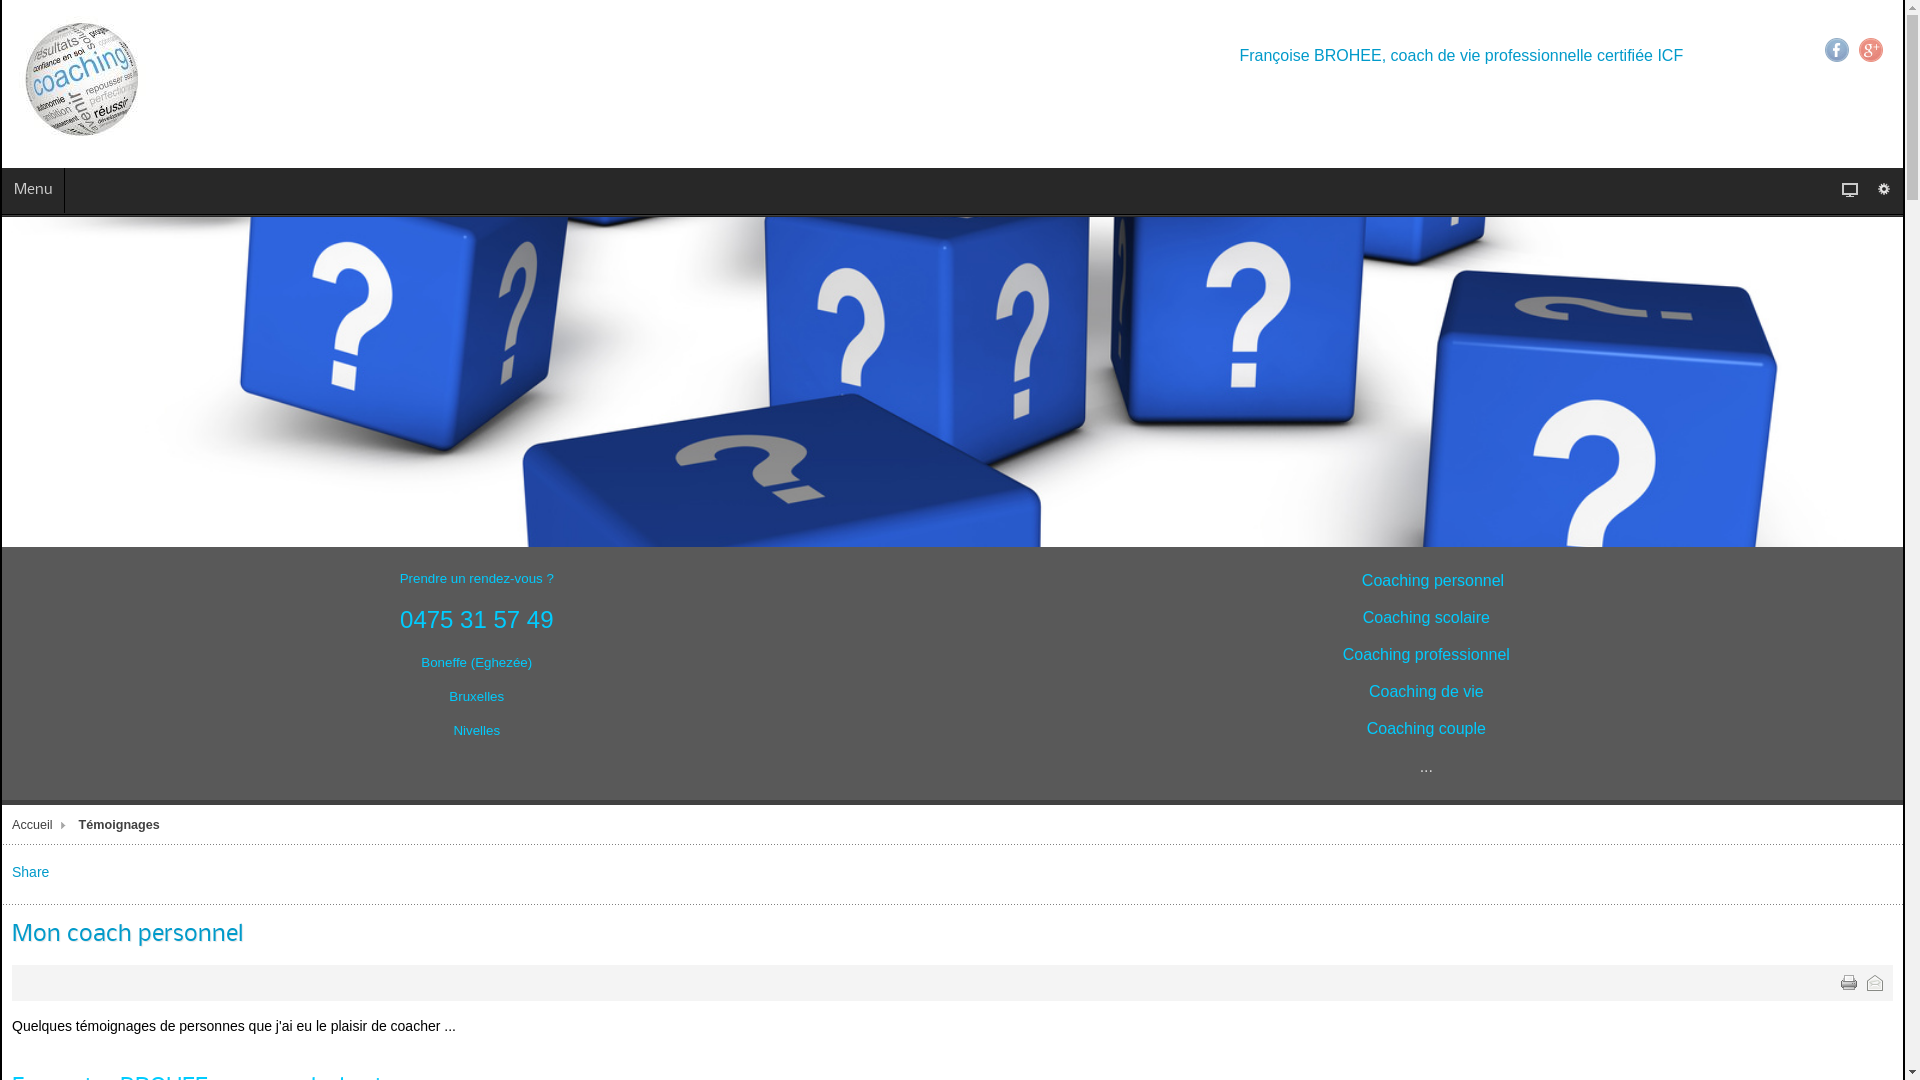 This screenshot has width=1920, height=1080. I want to click on 'Mon coach personnel', so click(126, 934).